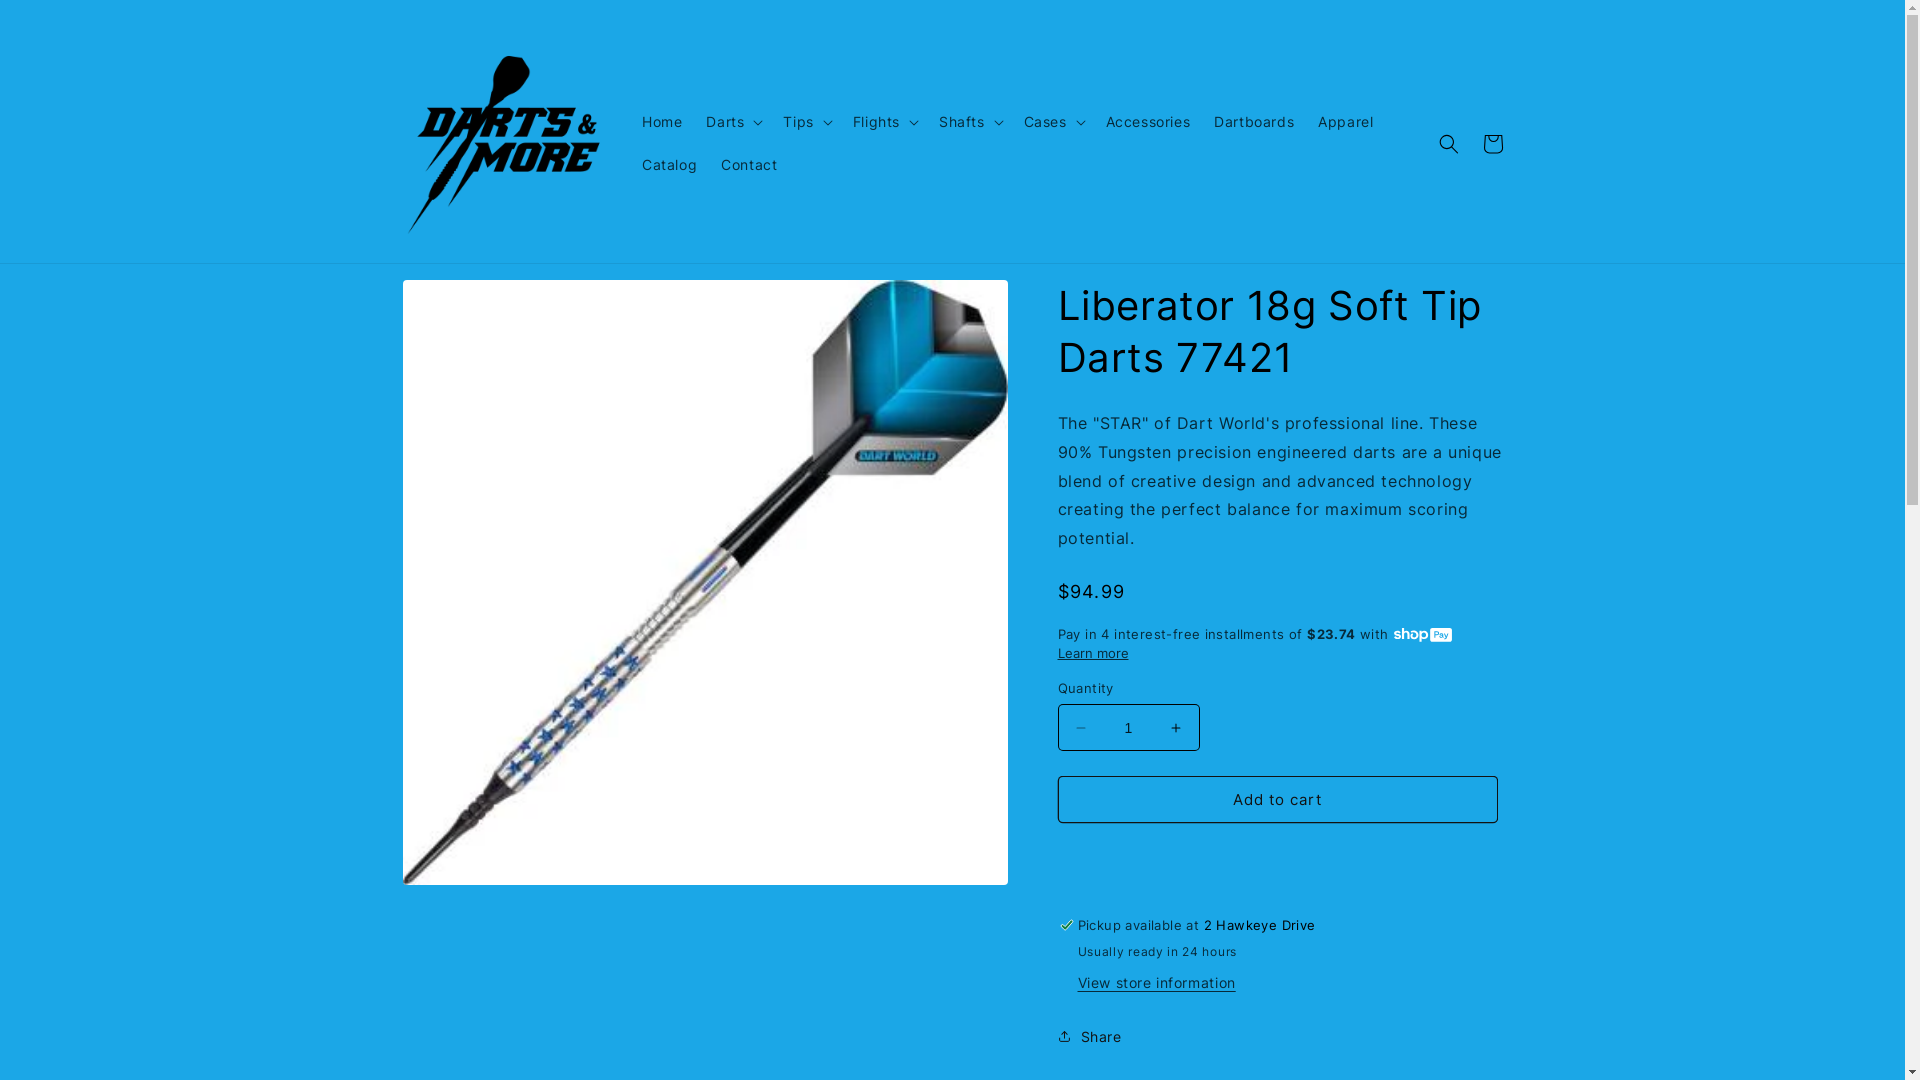 The height and width of the screenshot is (1080, 1920). What do you see at coordinates (1252, 122) in the screenshot?
I see `'Dartboards'` at bounding box center [1252, 122].